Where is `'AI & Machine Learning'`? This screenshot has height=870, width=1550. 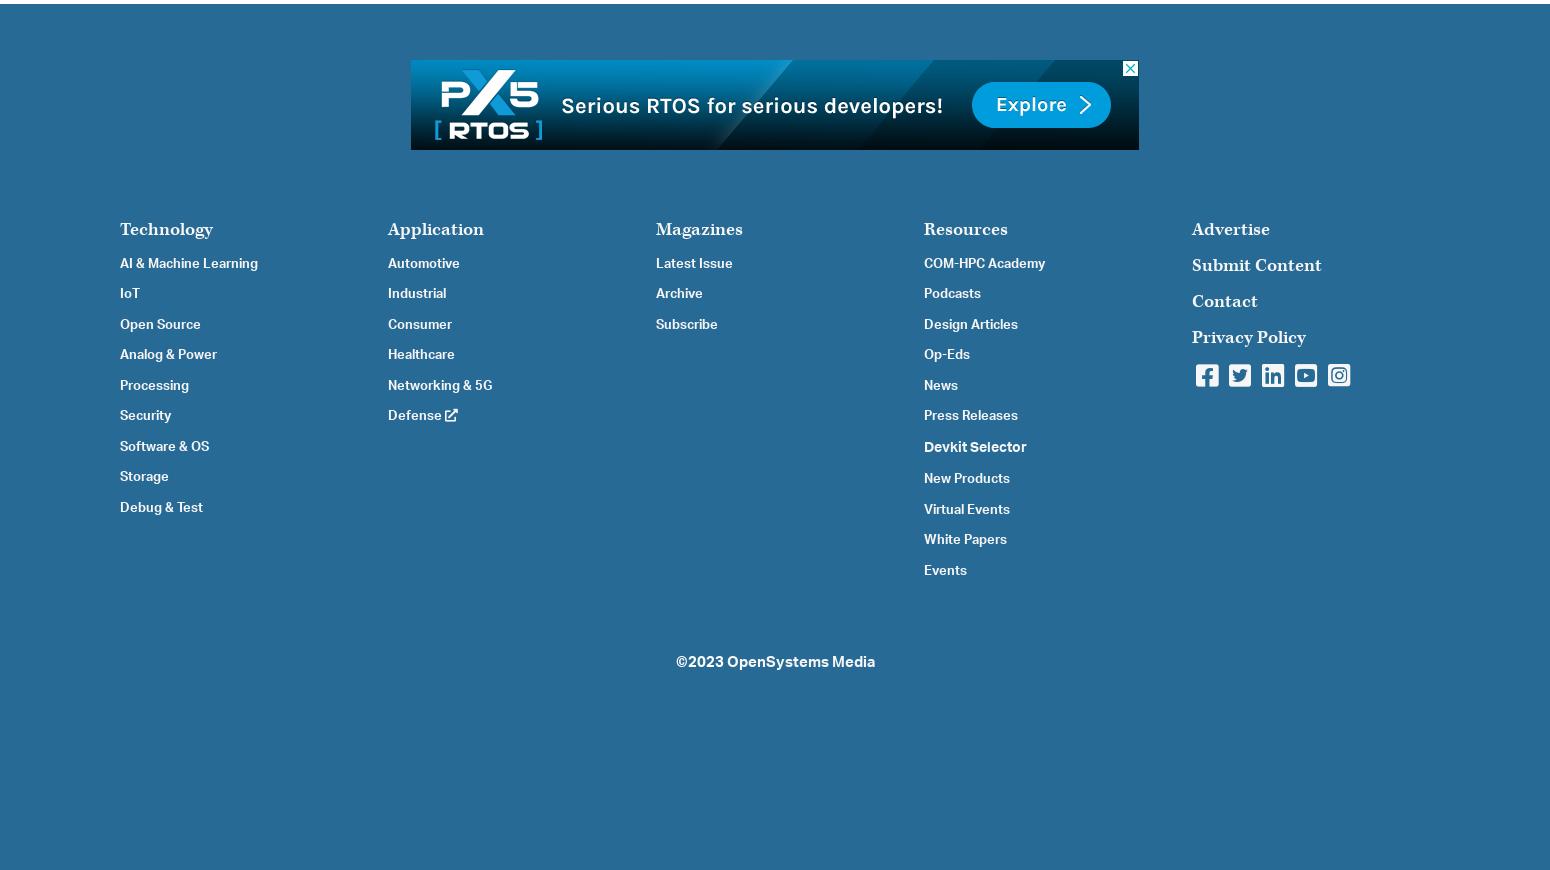 'AI & Machine Learning' is located at coordinates (187, 263).